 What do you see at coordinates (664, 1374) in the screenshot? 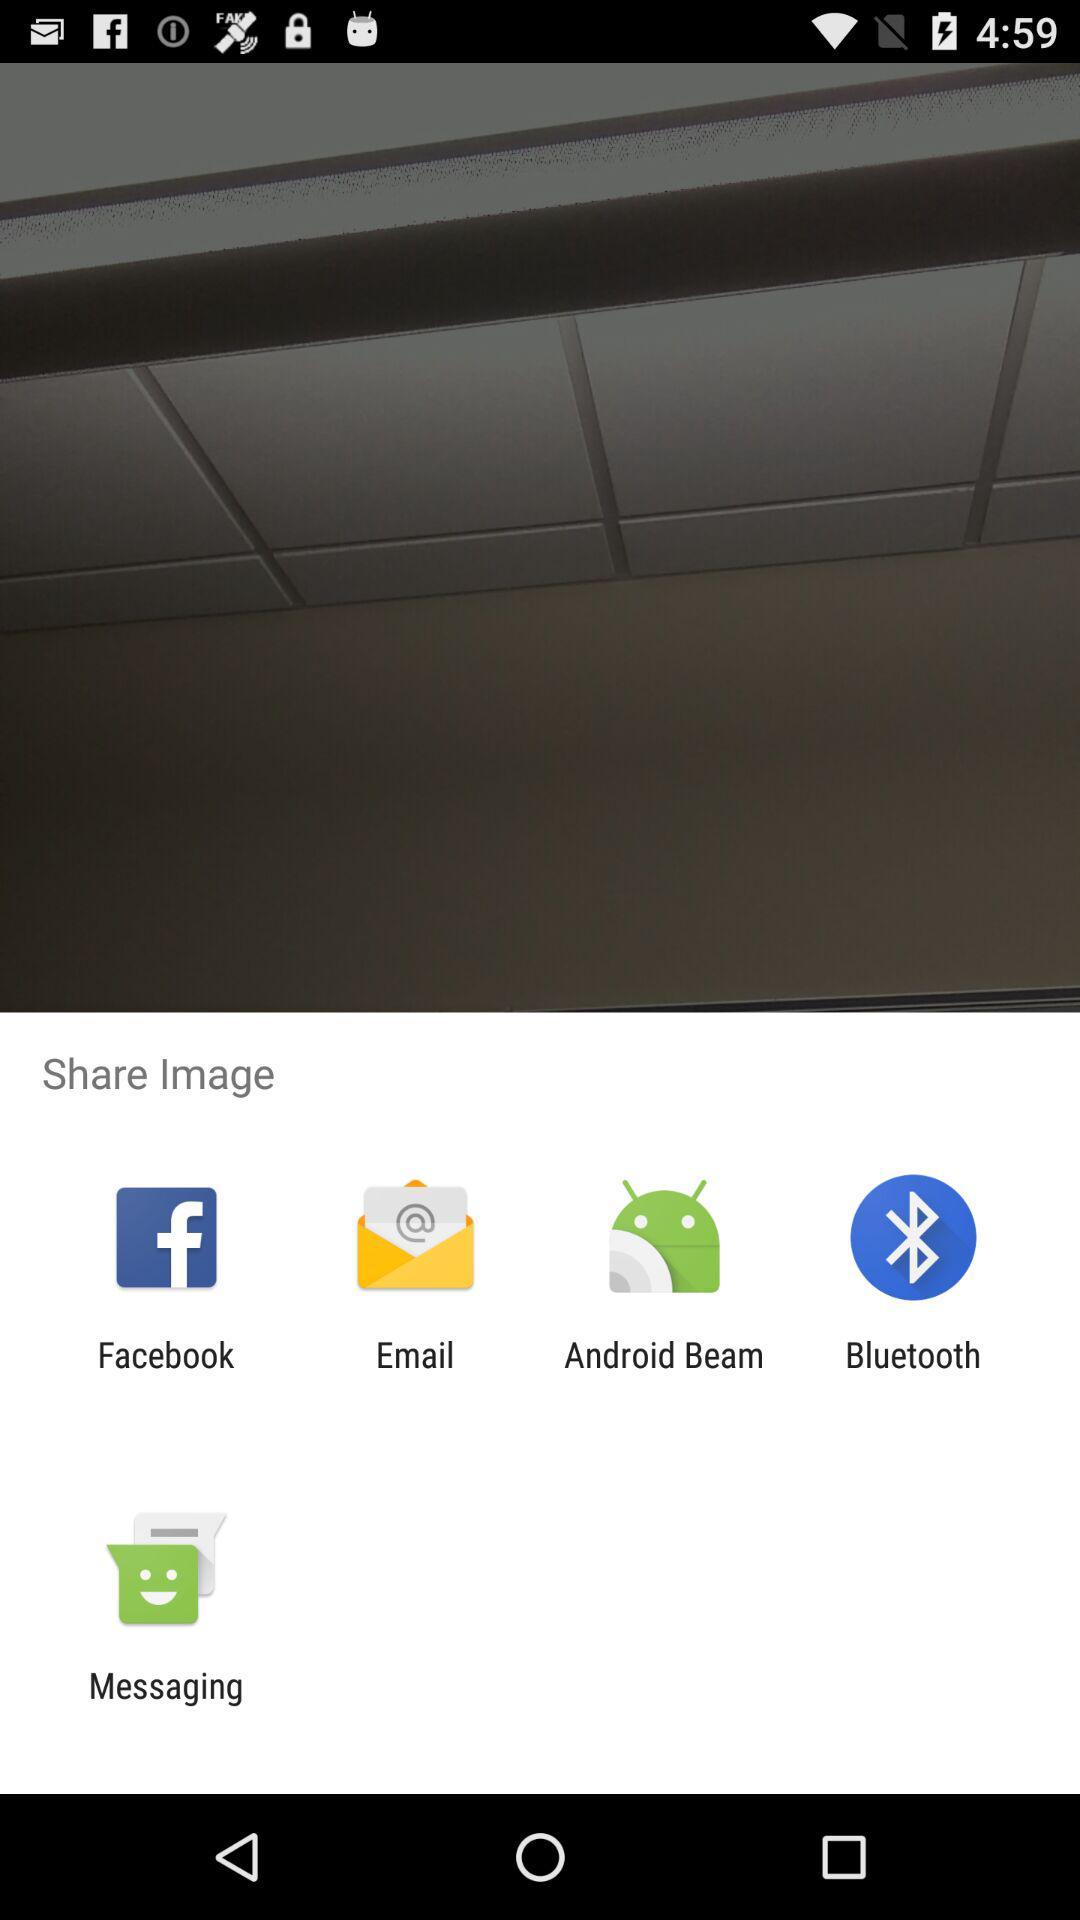
I see `the android beam icon` at bounding box center [664, 1374].